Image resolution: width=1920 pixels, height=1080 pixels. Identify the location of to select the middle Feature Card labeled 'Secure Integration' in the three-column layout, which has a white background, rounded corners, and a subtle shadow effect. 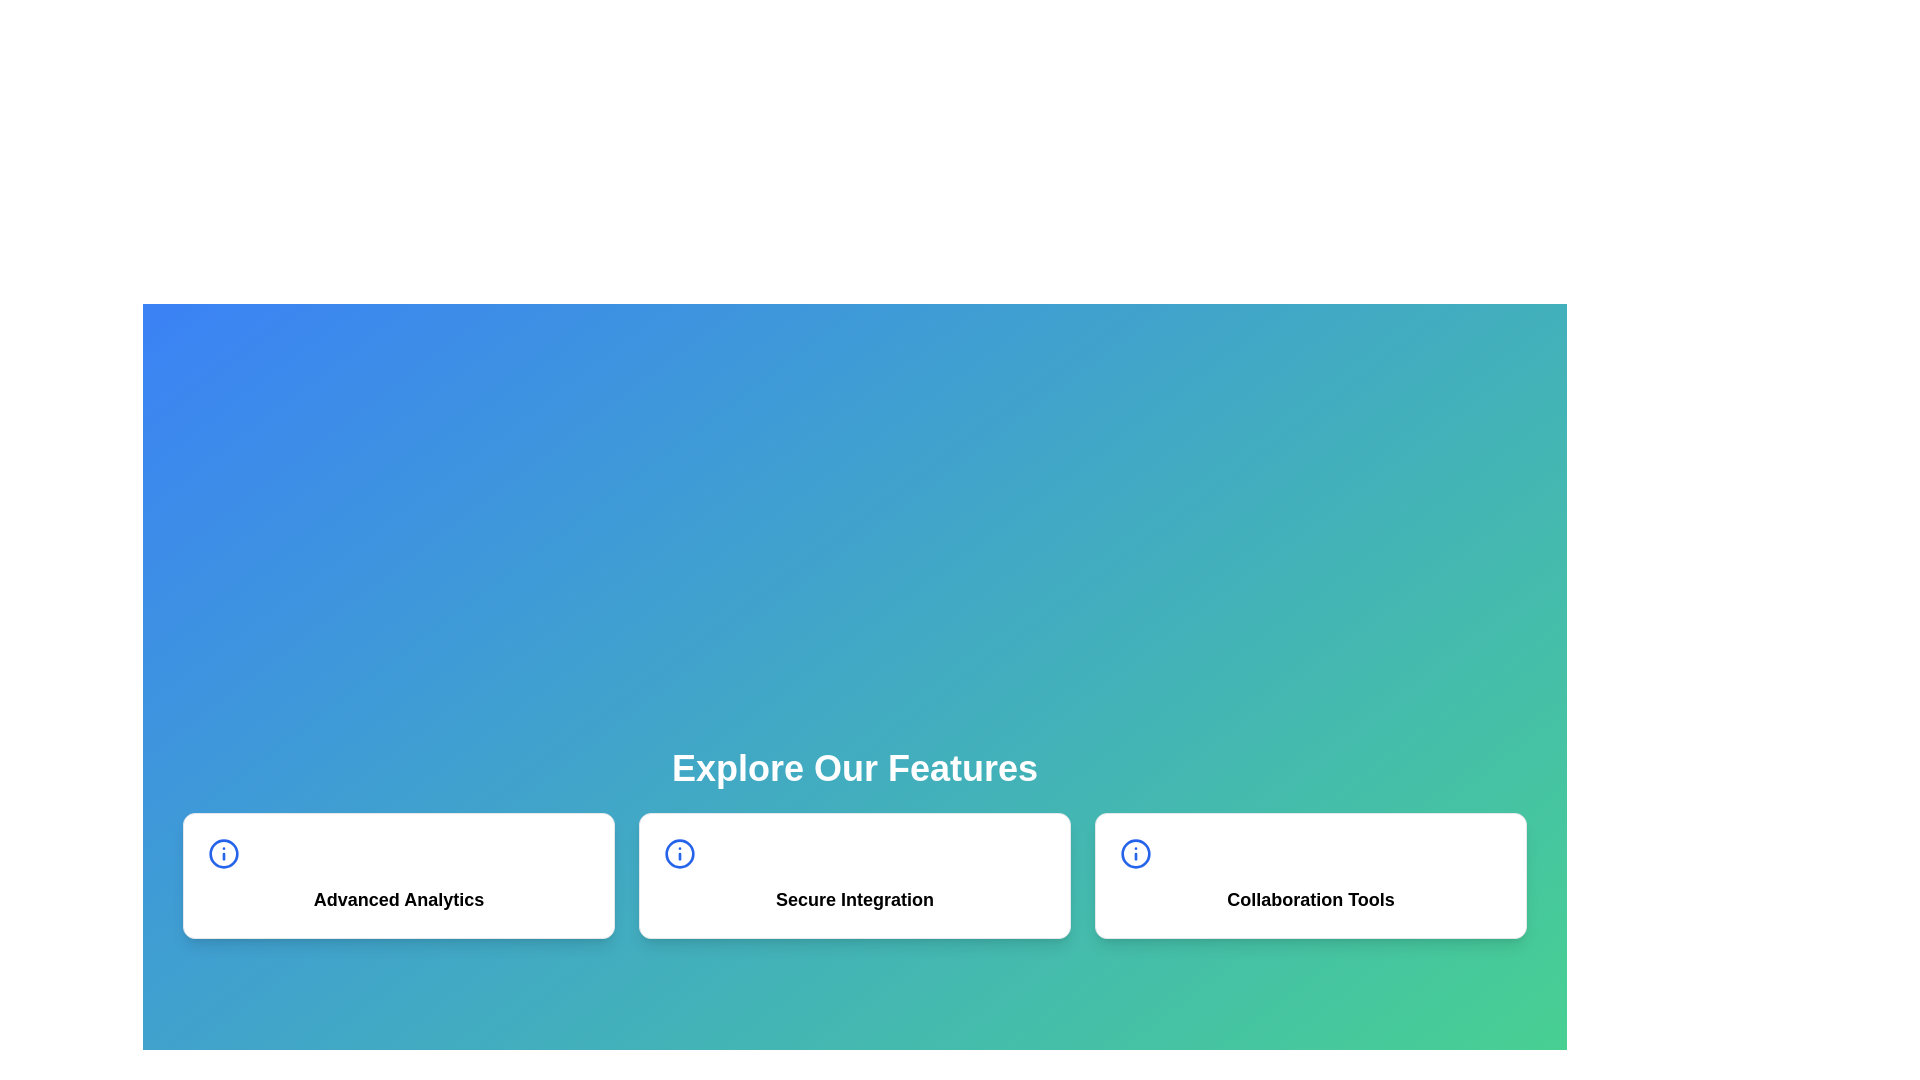
(854, 874).